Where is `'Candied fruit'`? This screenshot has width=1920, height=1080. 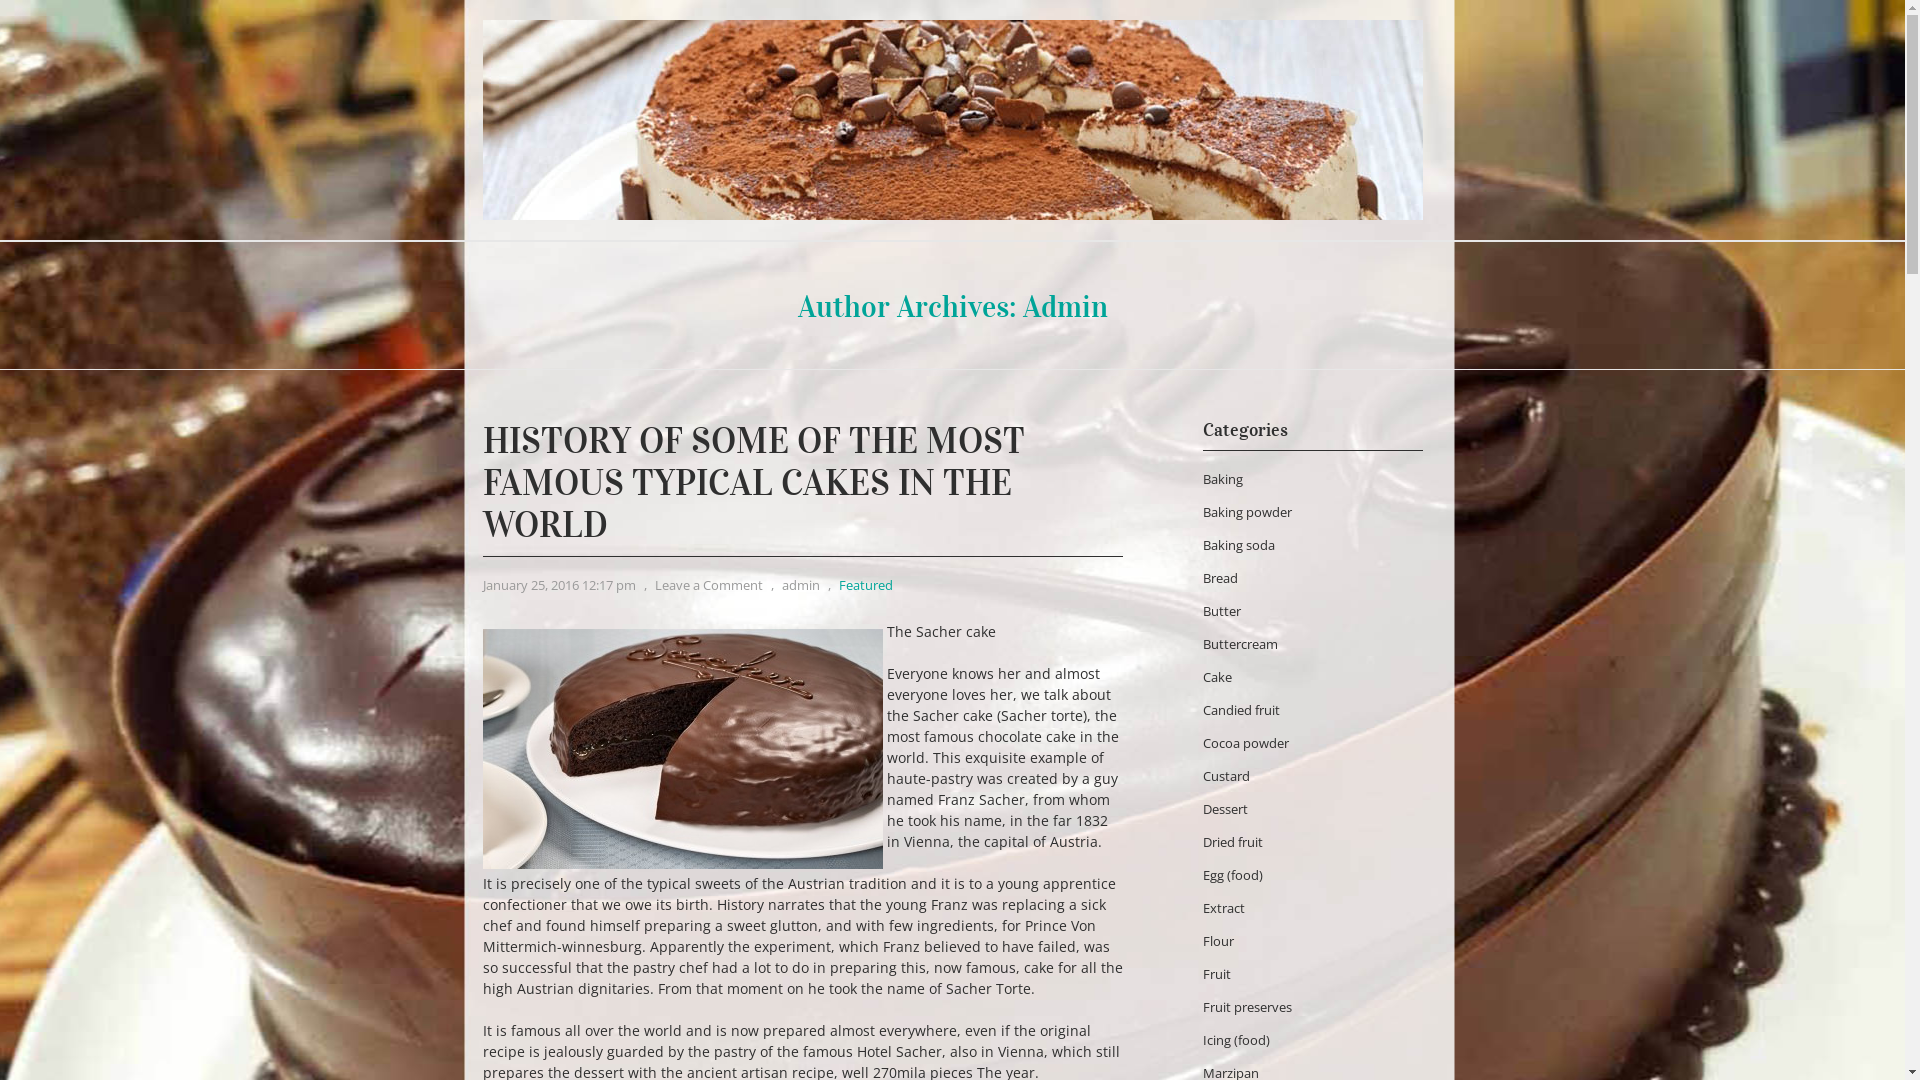 'Candied fruit' is located at coordinates (1239, 708).